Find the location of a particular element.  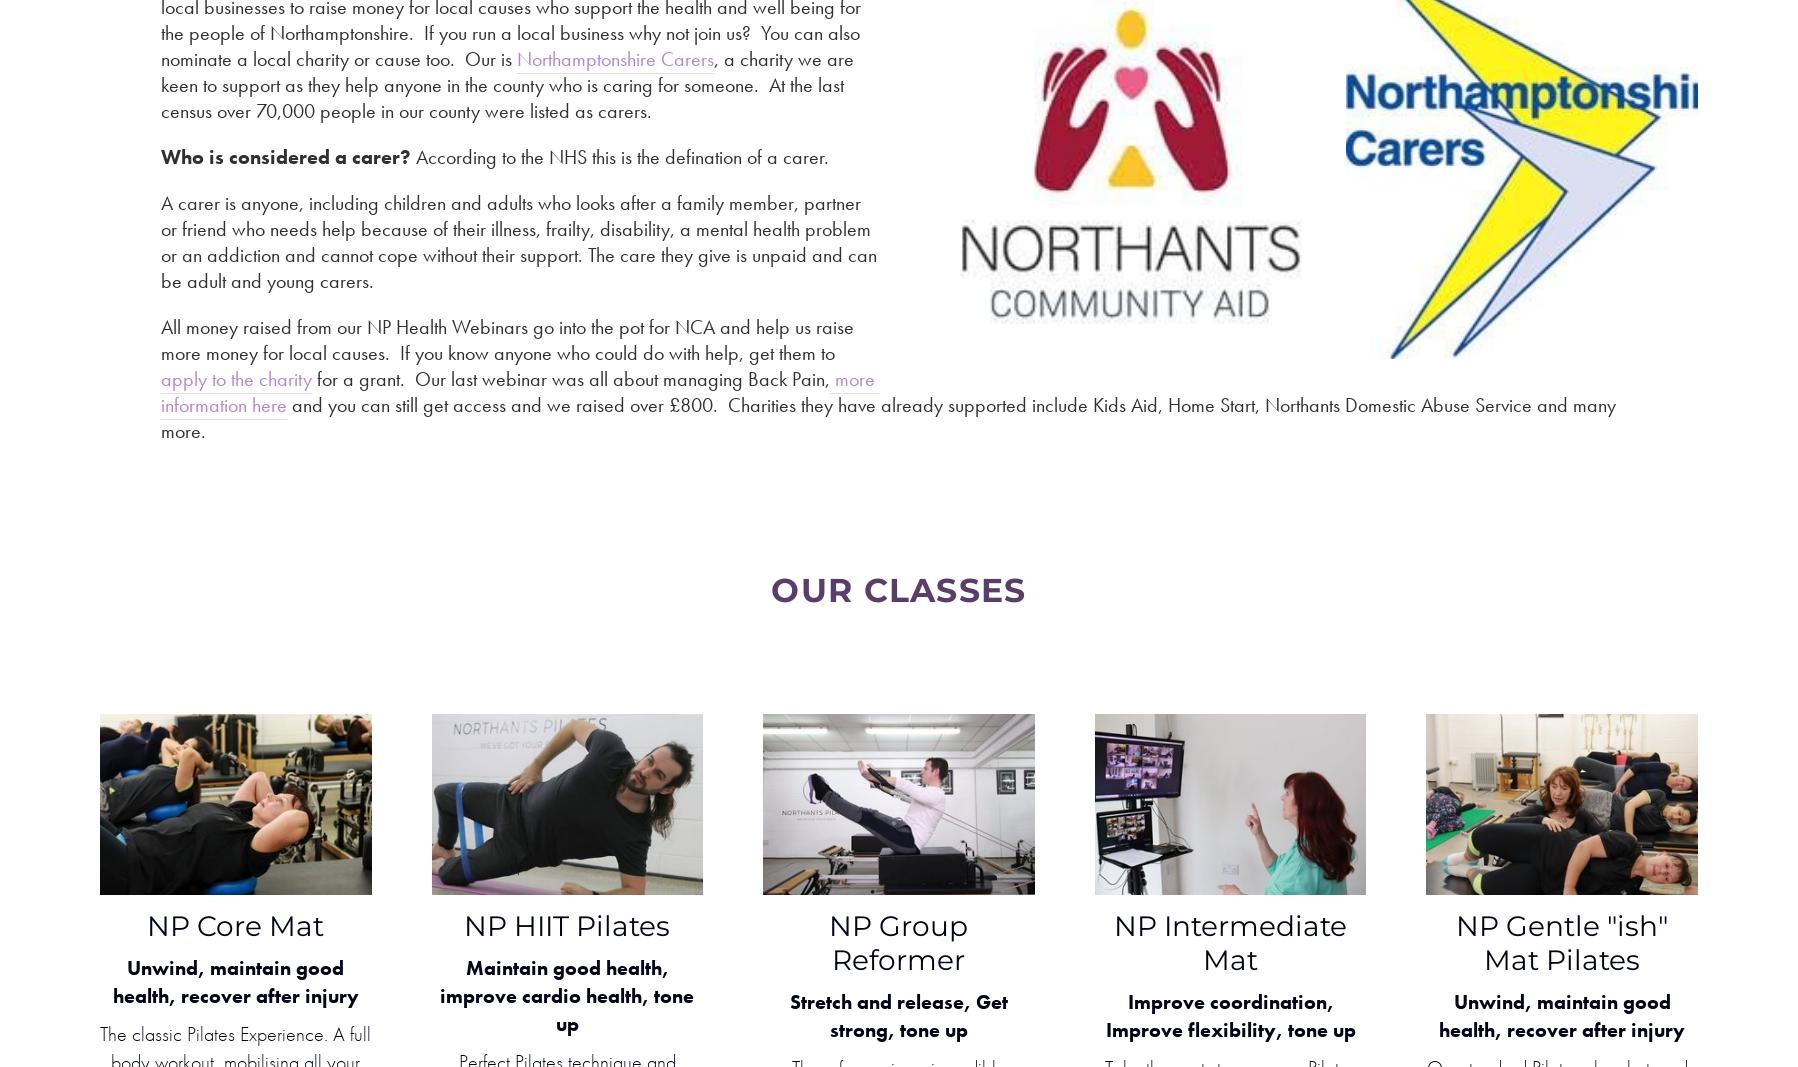

'oUR cLASSES' is located at coordinates (770, 590).